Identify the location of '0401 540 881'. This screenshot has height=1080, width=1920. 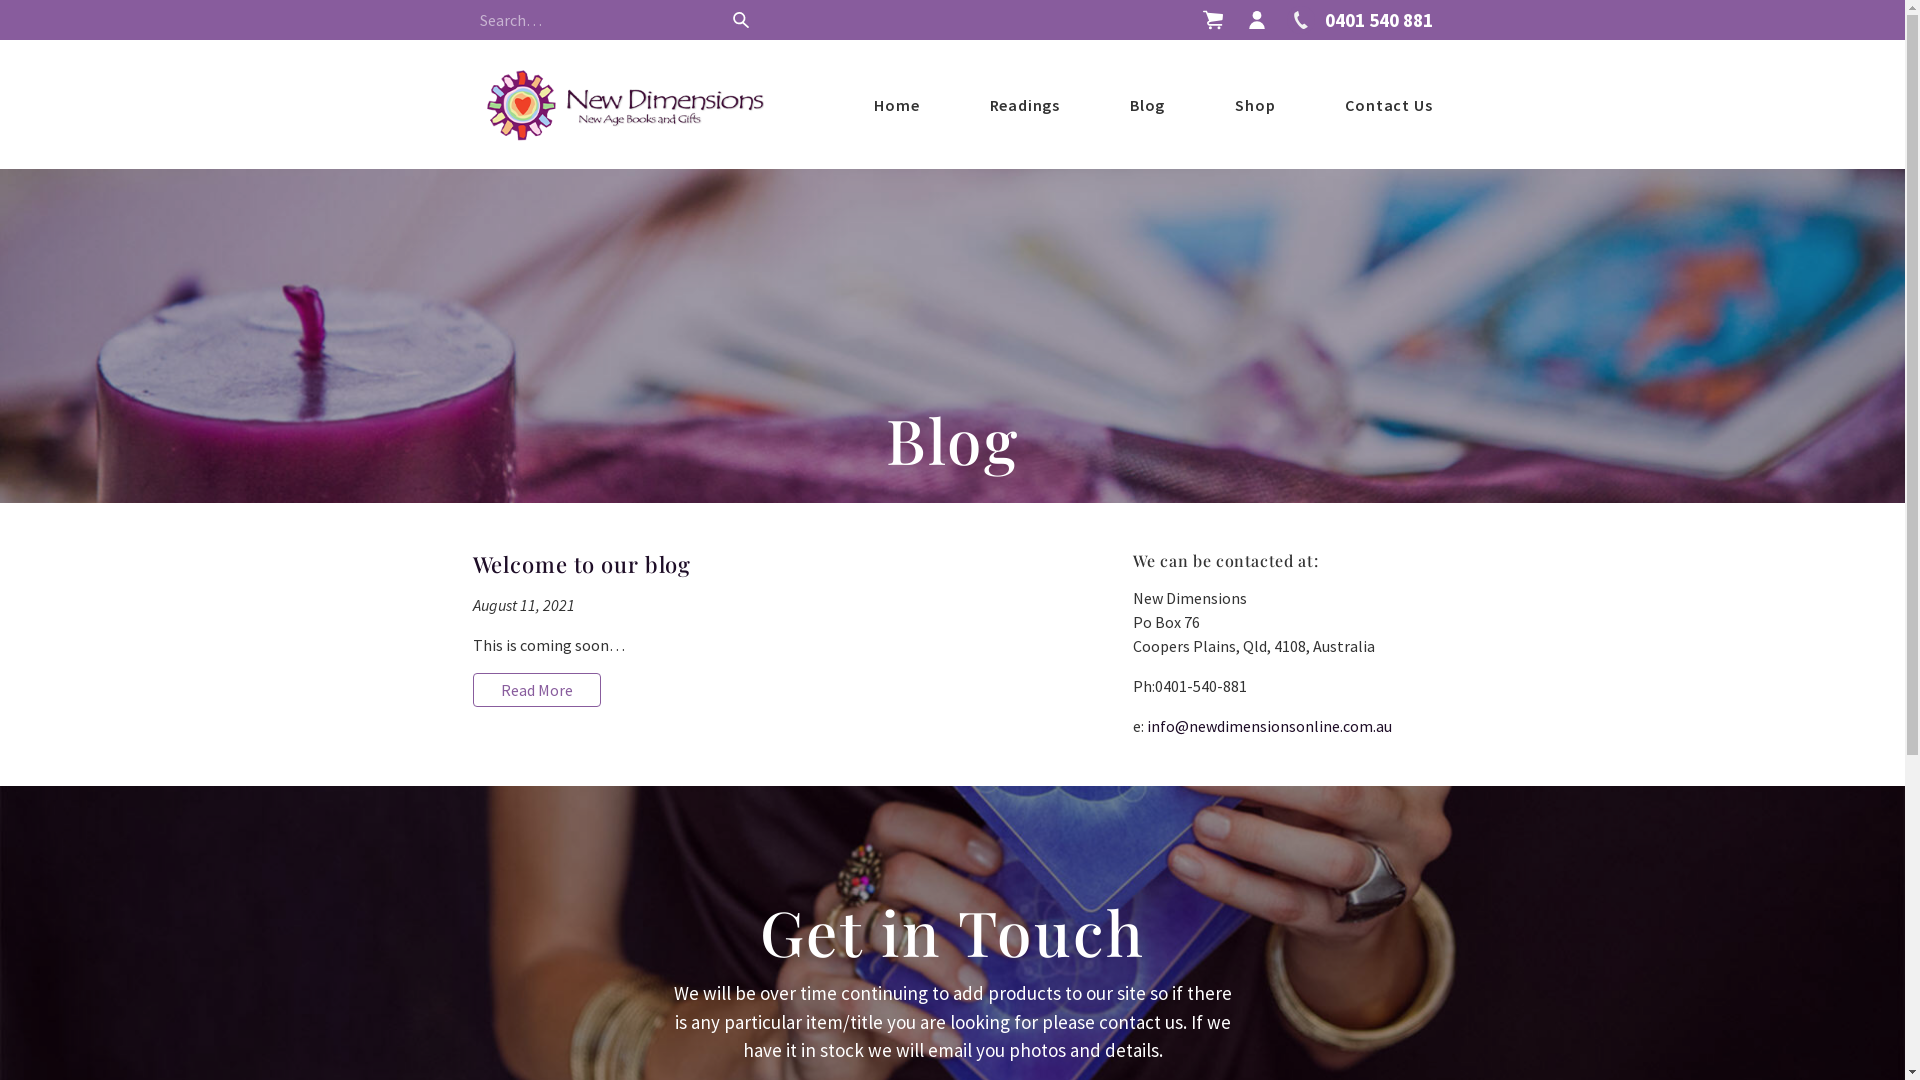
(1286, 19).